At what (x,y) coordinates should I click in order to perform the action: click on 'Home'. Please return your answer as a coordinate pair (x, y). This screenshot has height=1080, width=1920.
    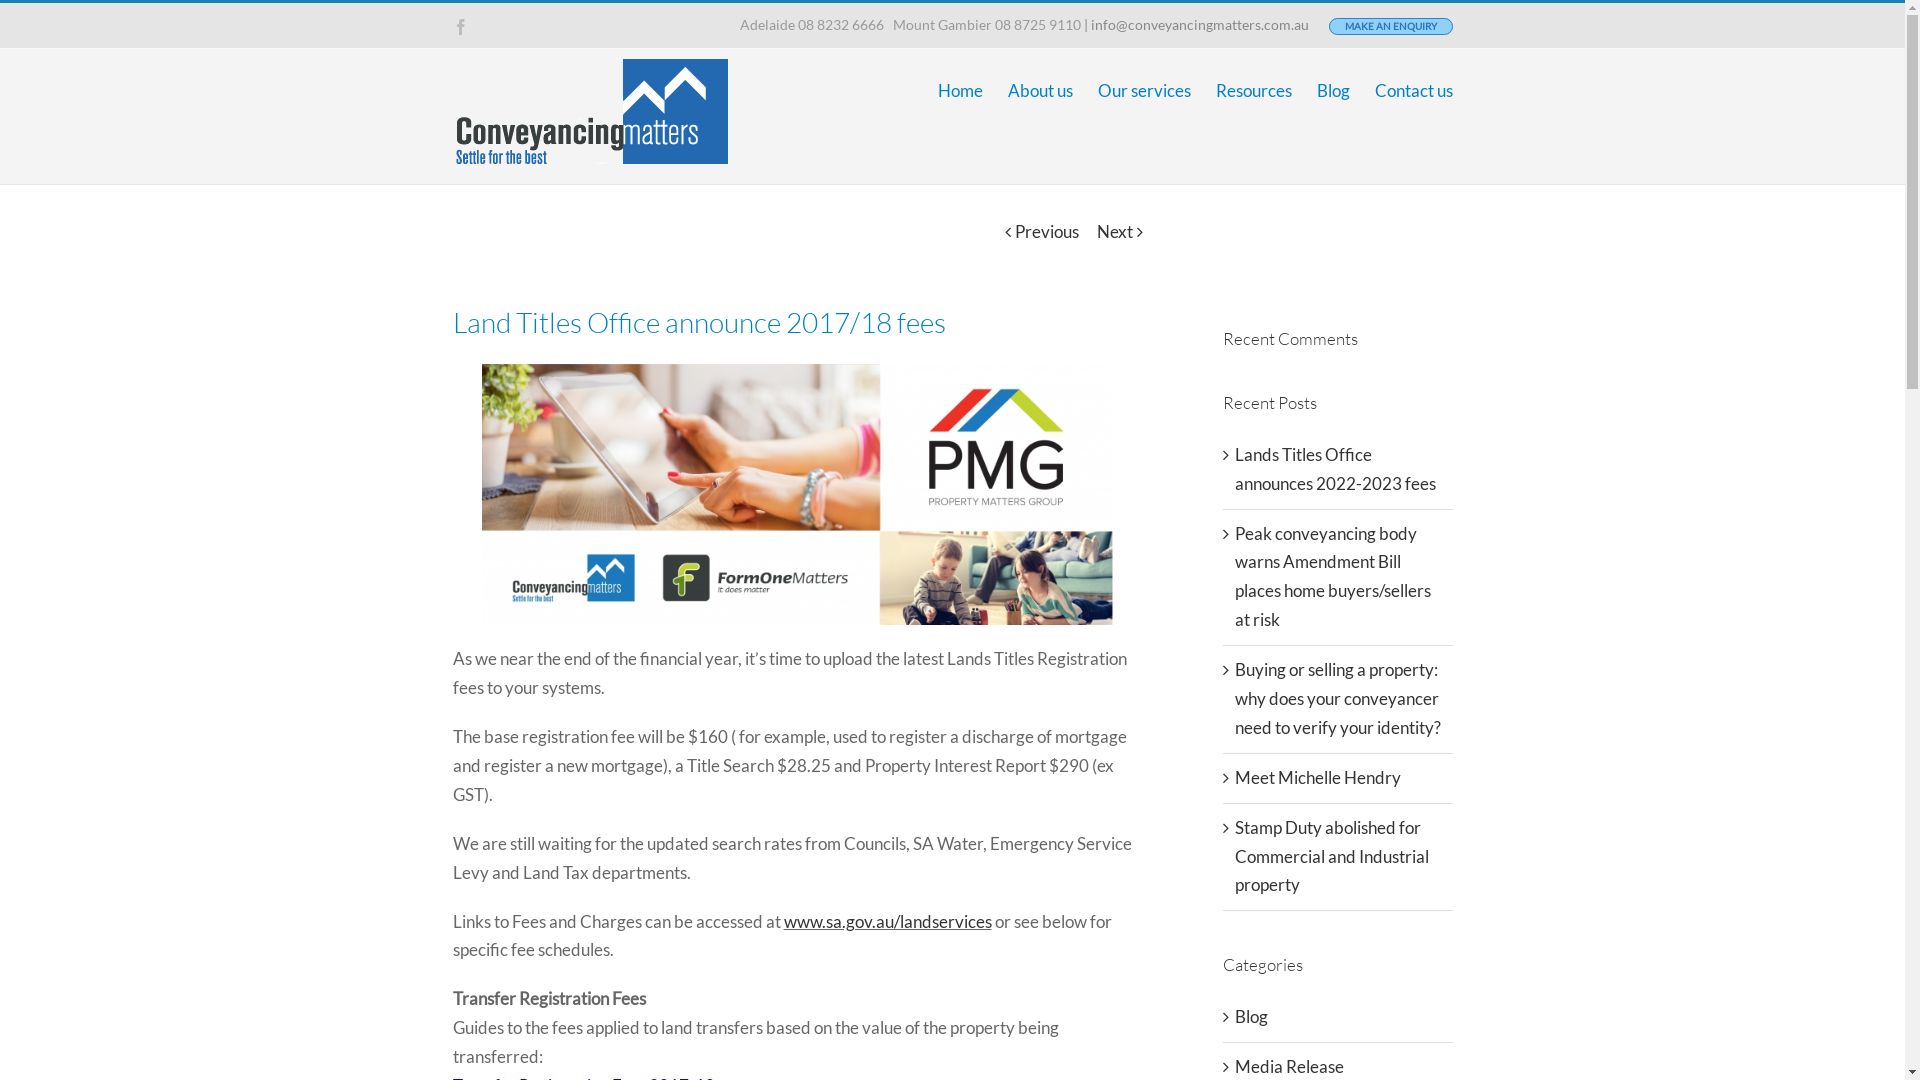
    Looking at the image, I should click on (960, 90).